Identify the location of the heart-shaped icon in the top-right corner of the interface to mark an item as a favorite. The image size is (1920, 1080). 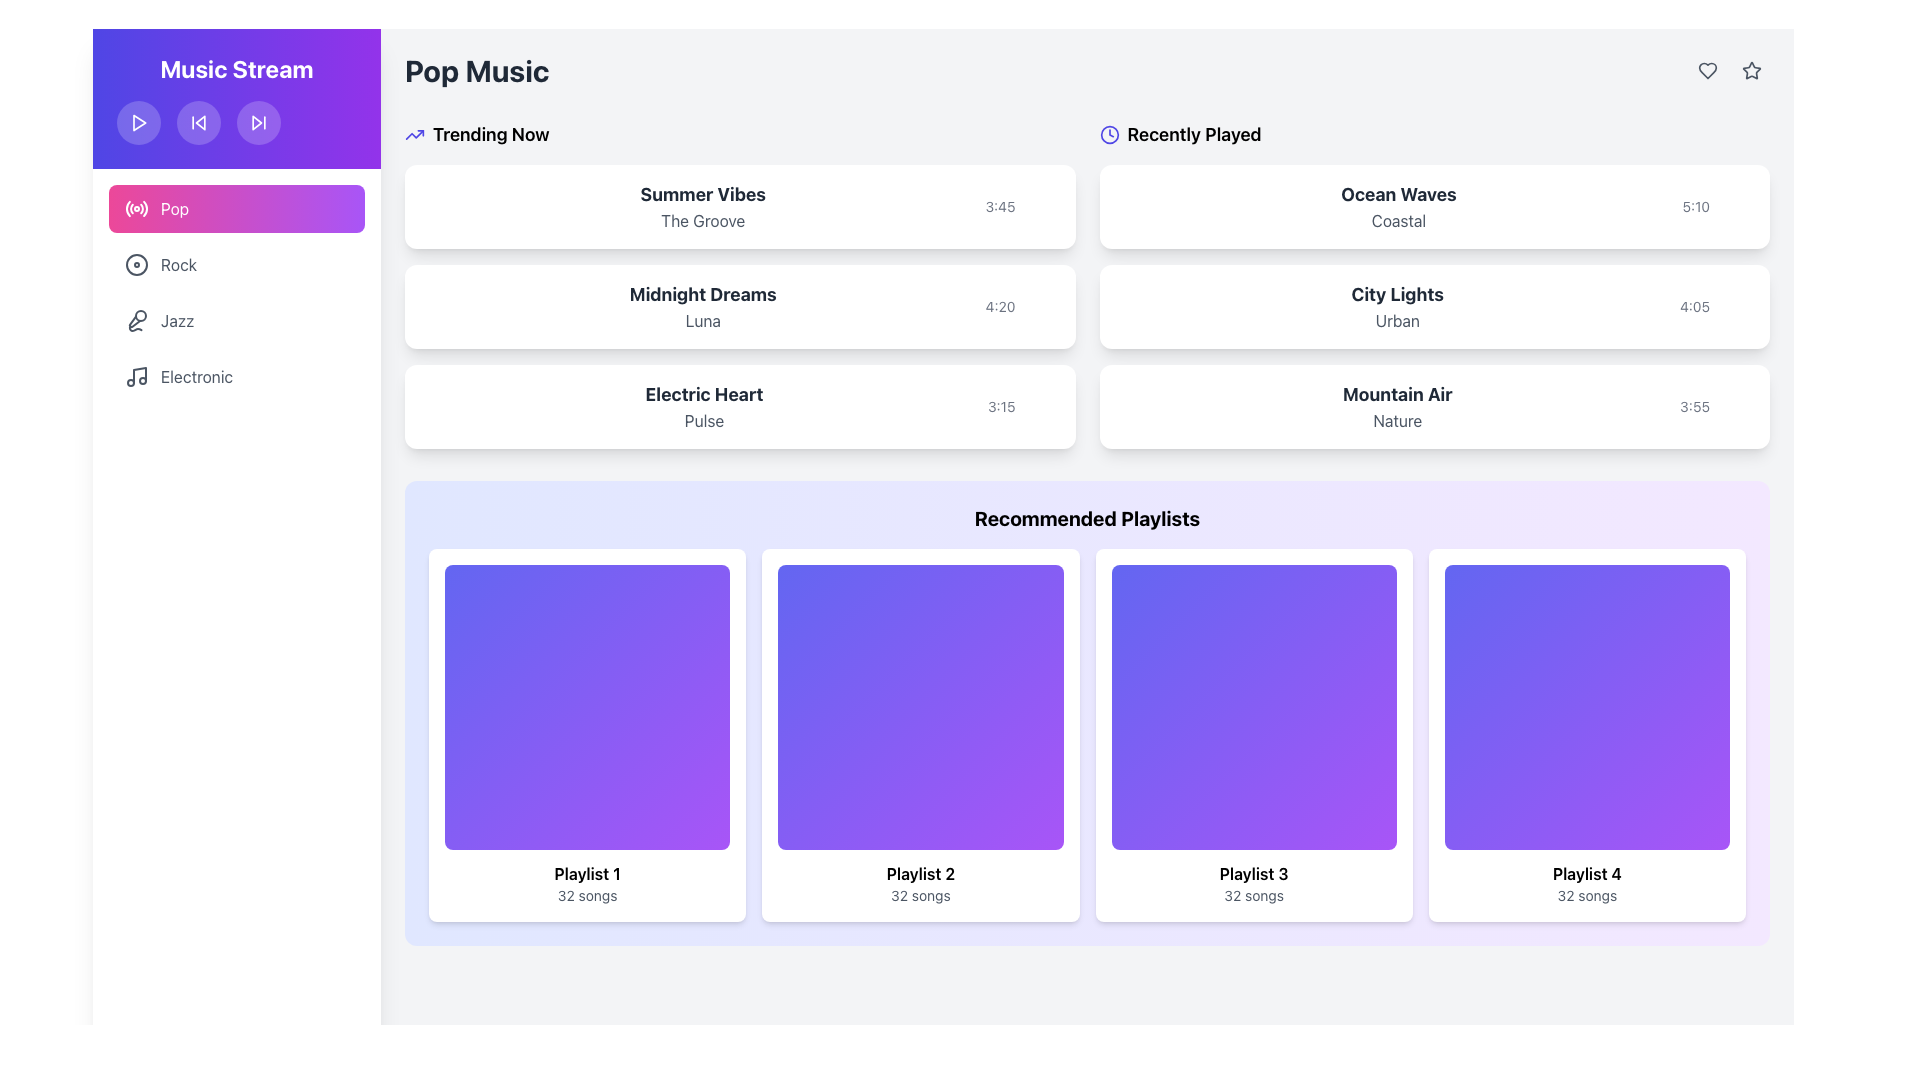
(1707, 69).